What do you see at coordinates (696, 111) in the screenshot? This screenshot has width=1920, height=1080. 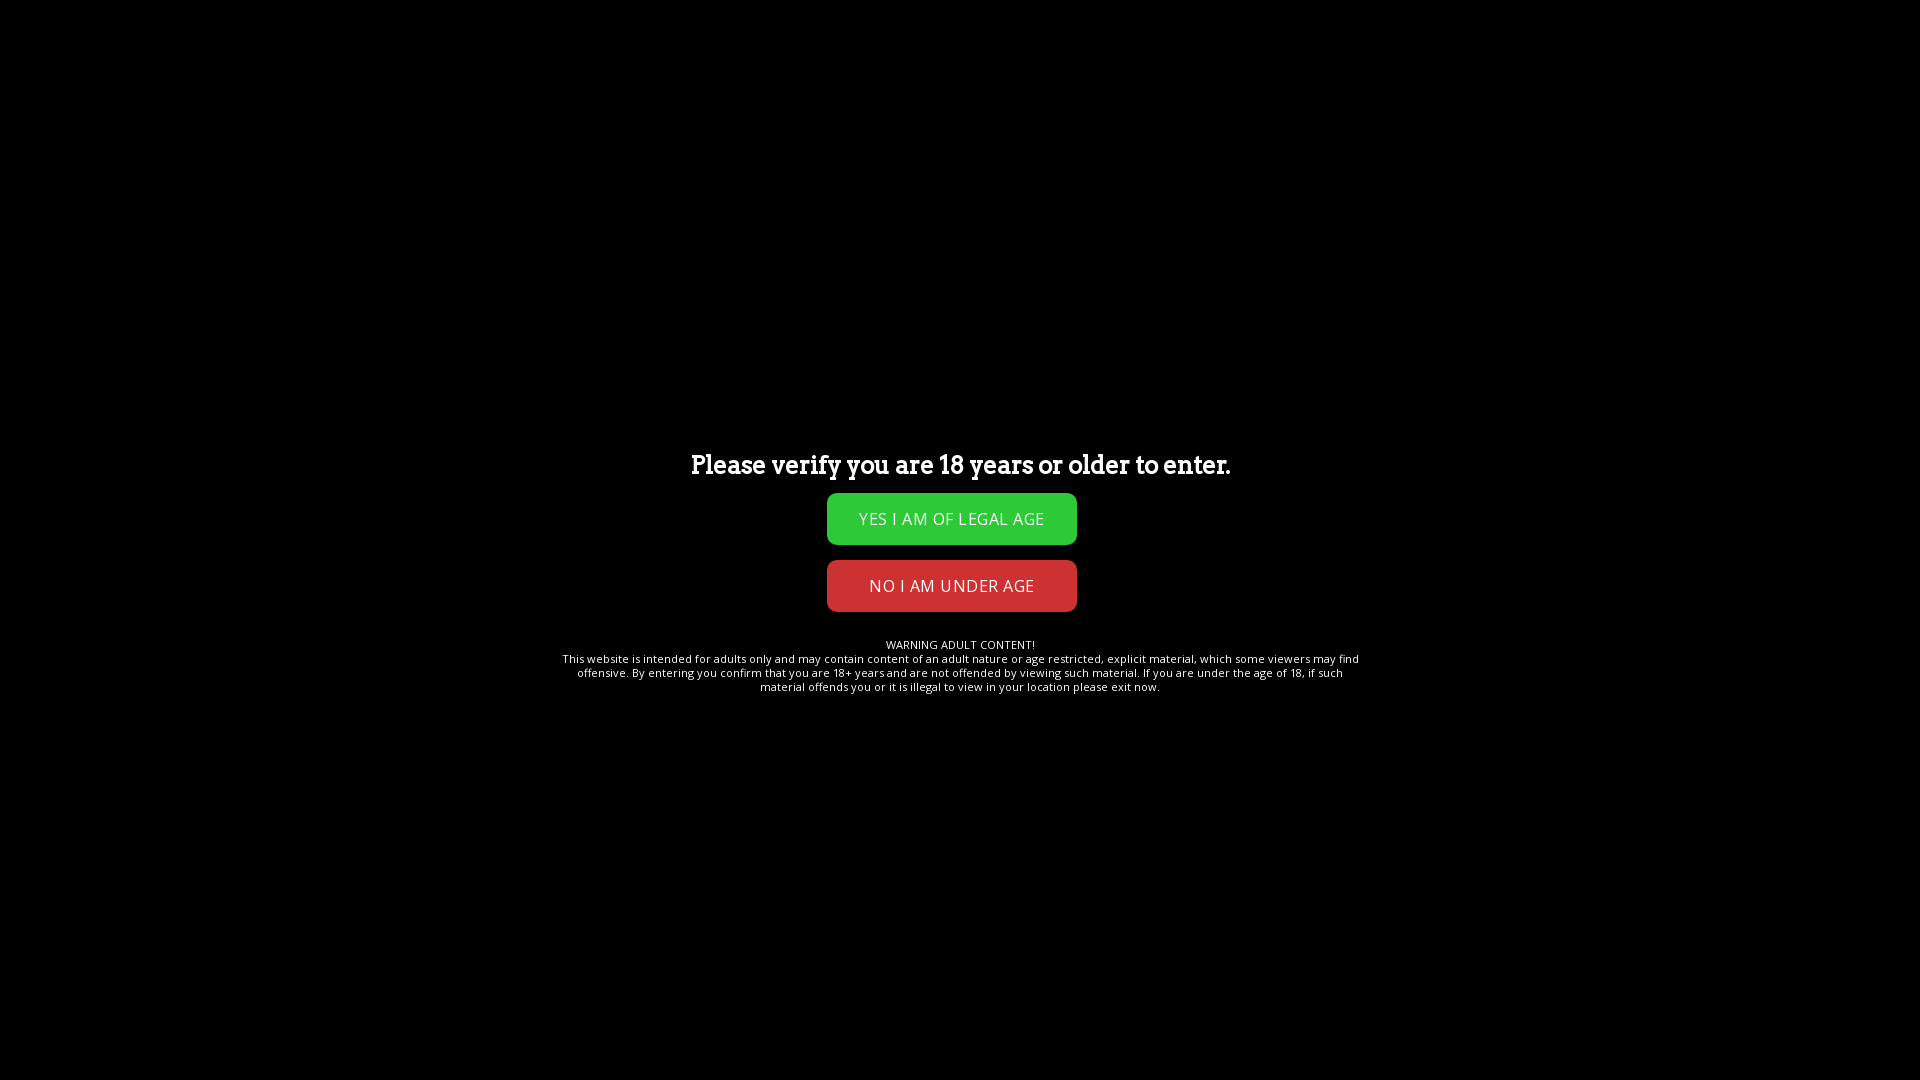 I see `'DRYING OVENS'` at bounding box center [696, 111].